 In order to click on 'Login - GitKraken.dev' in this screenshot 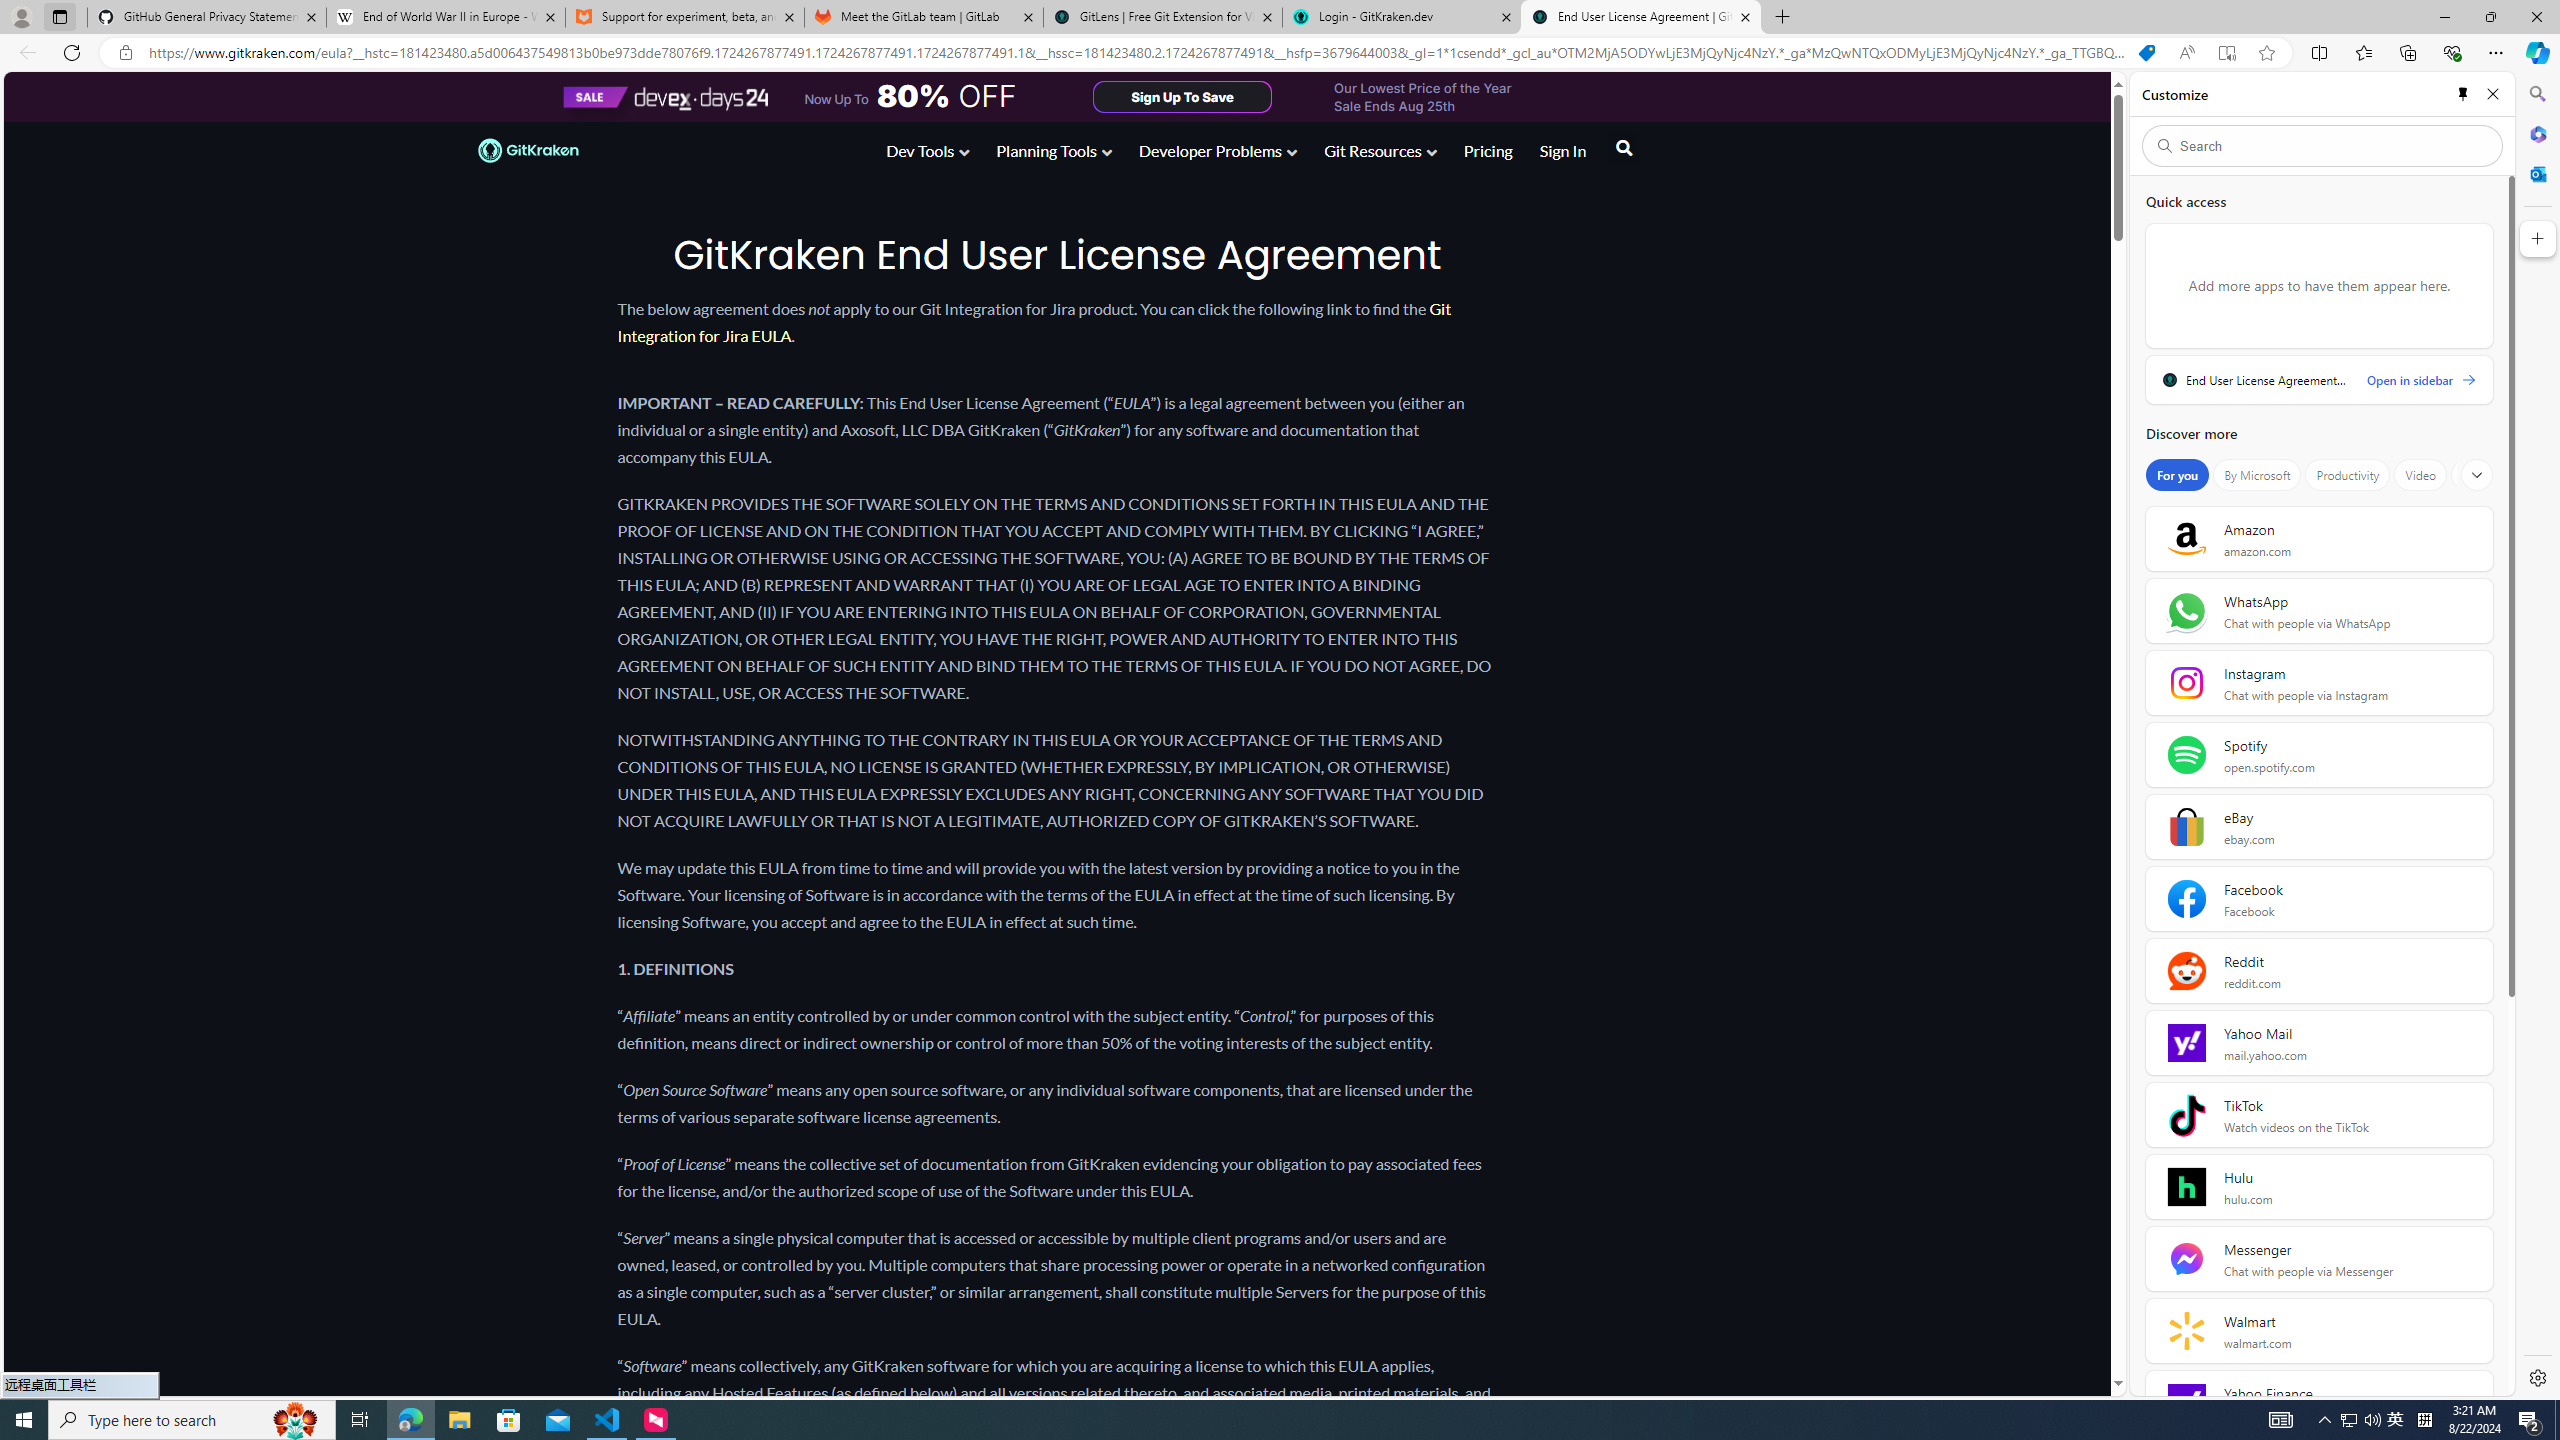, I will do `click(1402, 16)`.